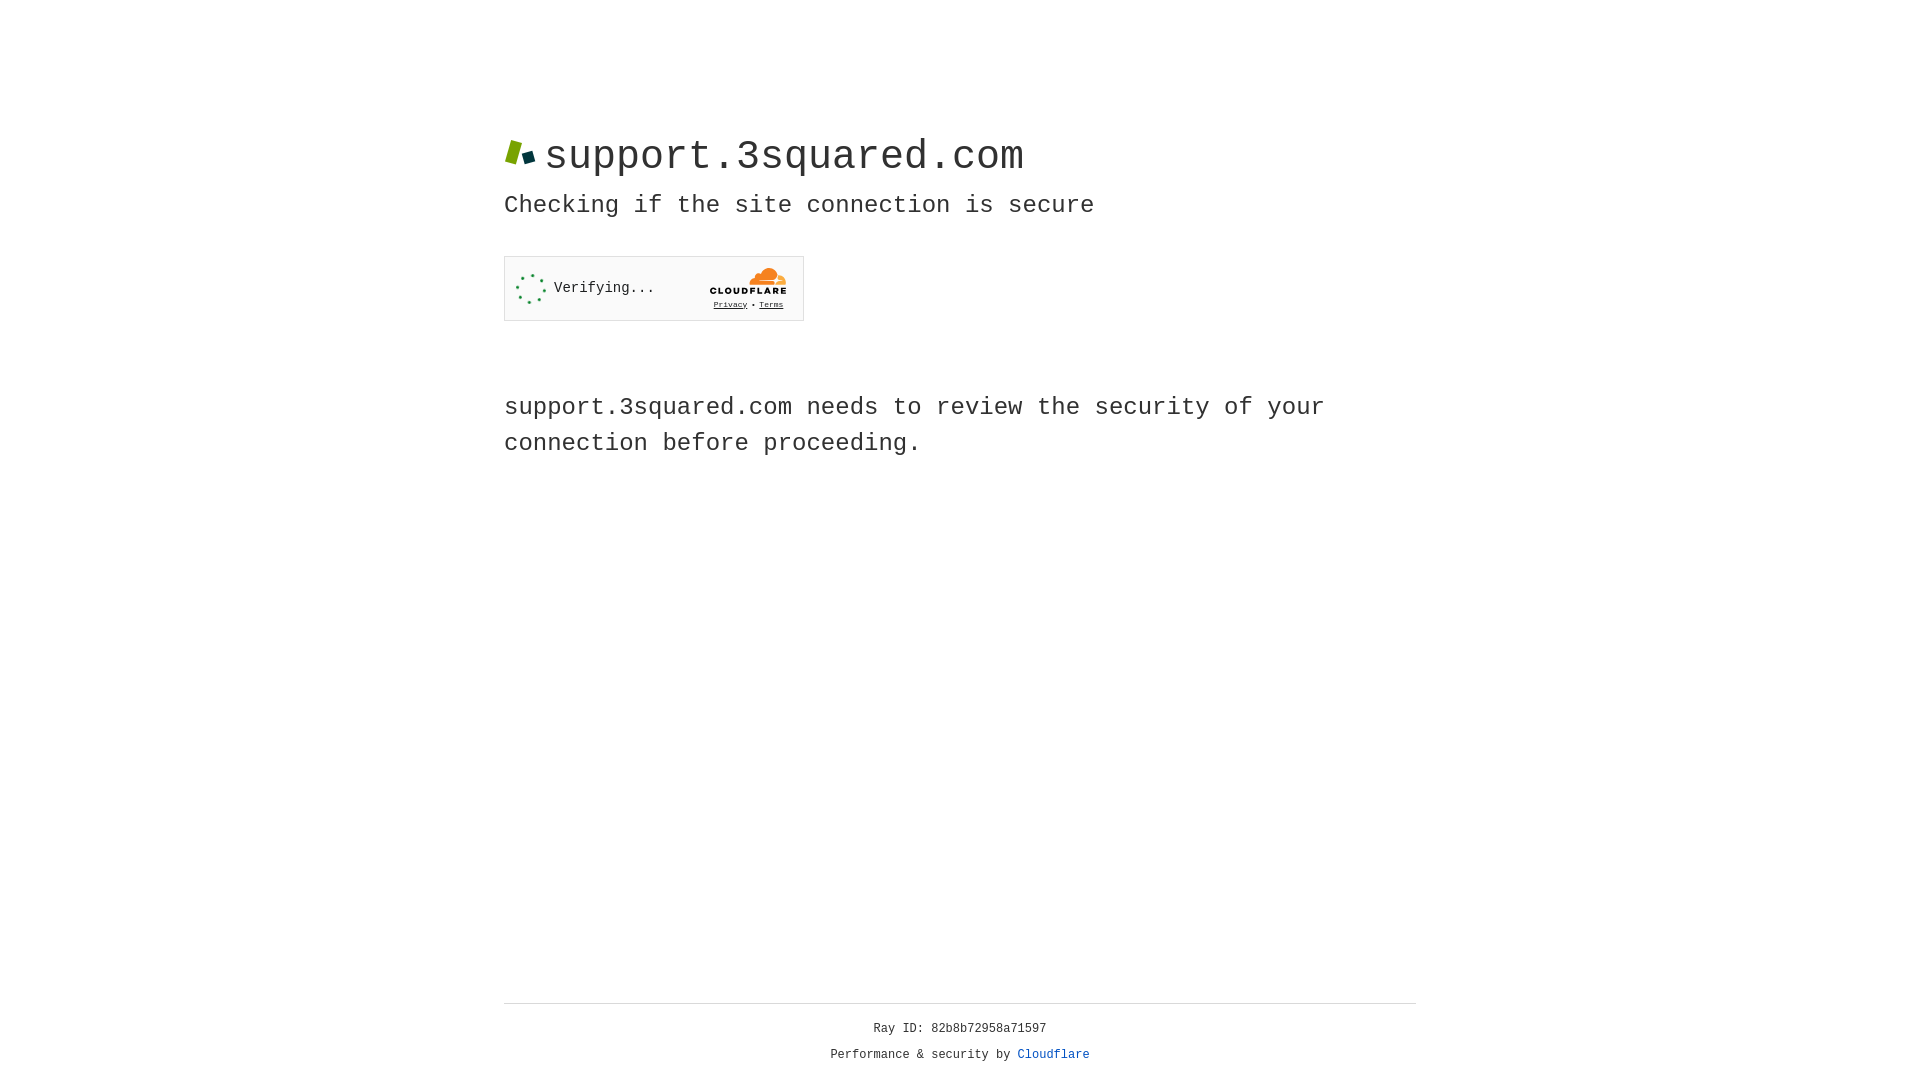 The width and height of the screenshot is (1920, 1080). What do you see at coordinates (653, 288) in the screenshot?
I see `'Widget containing a Cloudflare security challenge'` at bounding box center [653, 288].